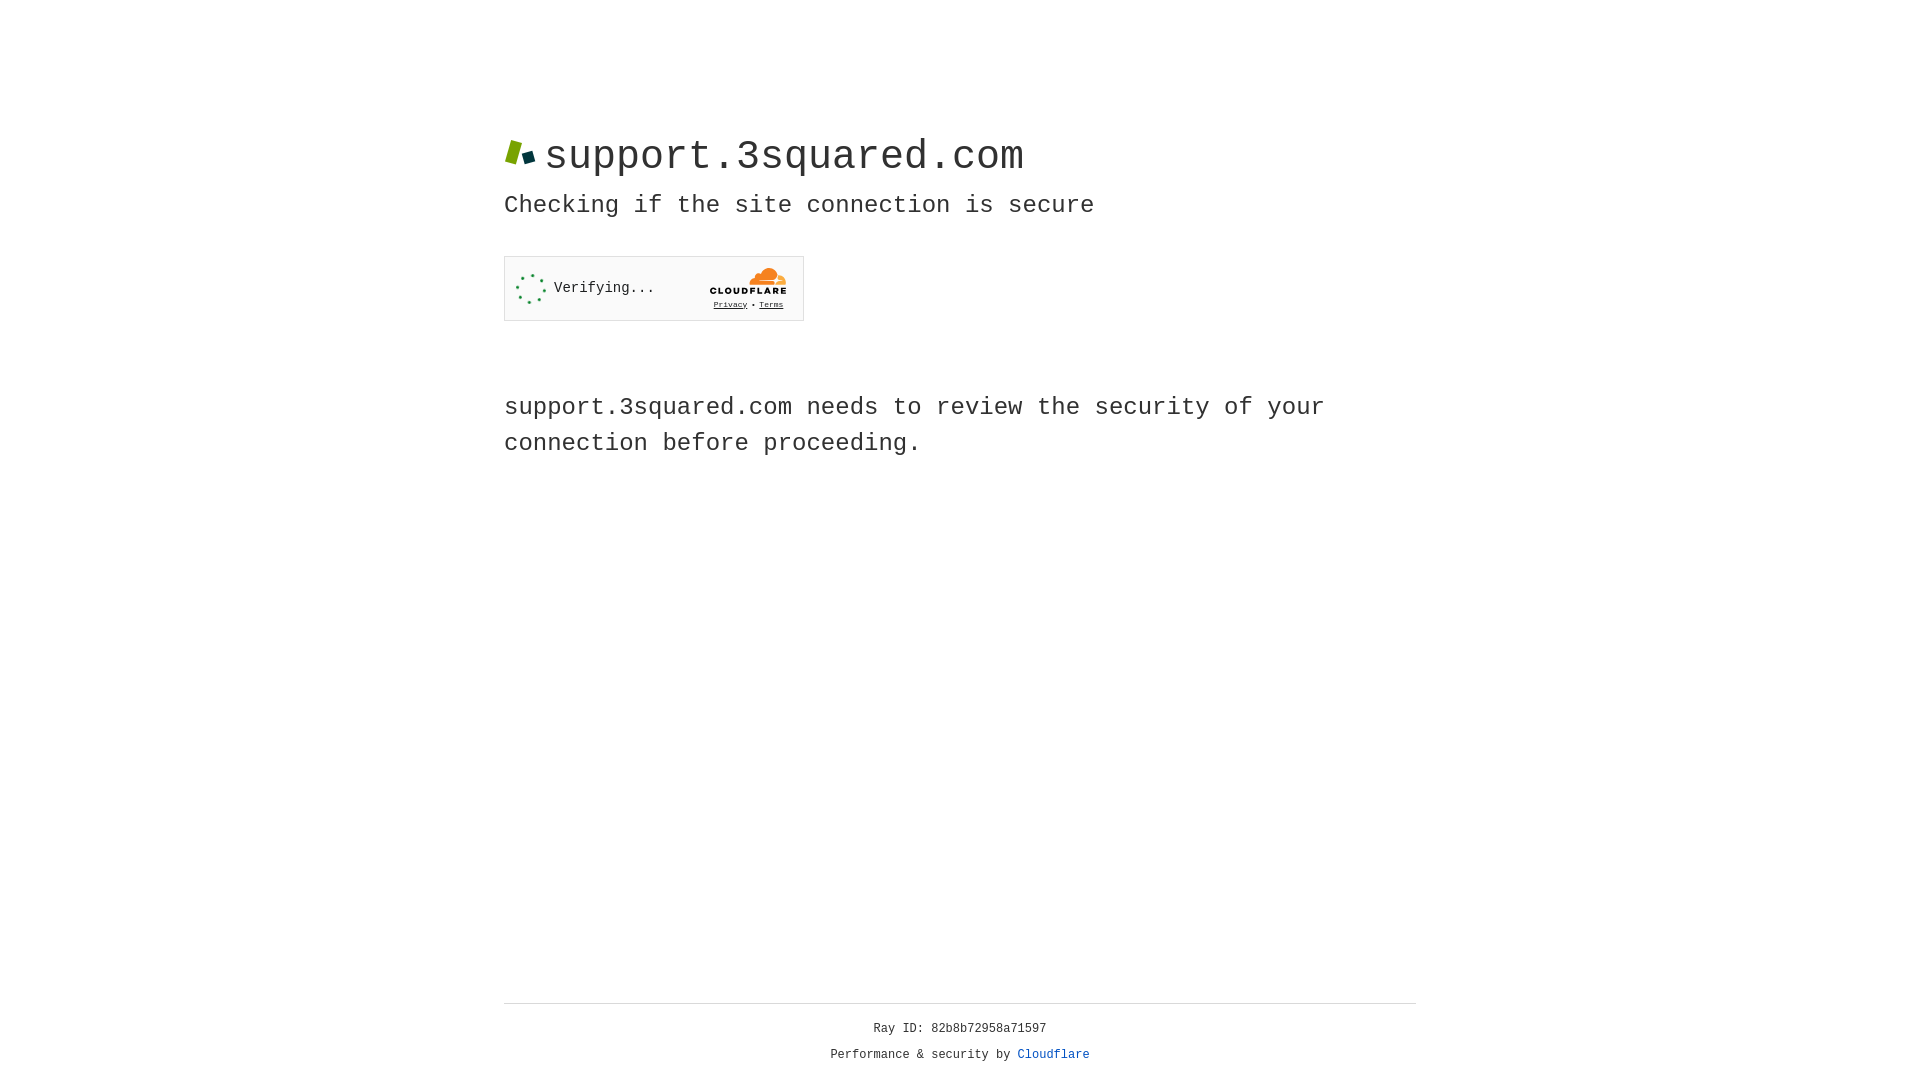 The width and height of the screenshot is (1920, 1080). What do you see at coordinates (653, 288) in the screenshot?
I see `'Widget containing a Cloudflare security challenge'` at bounding box center [653, 288].